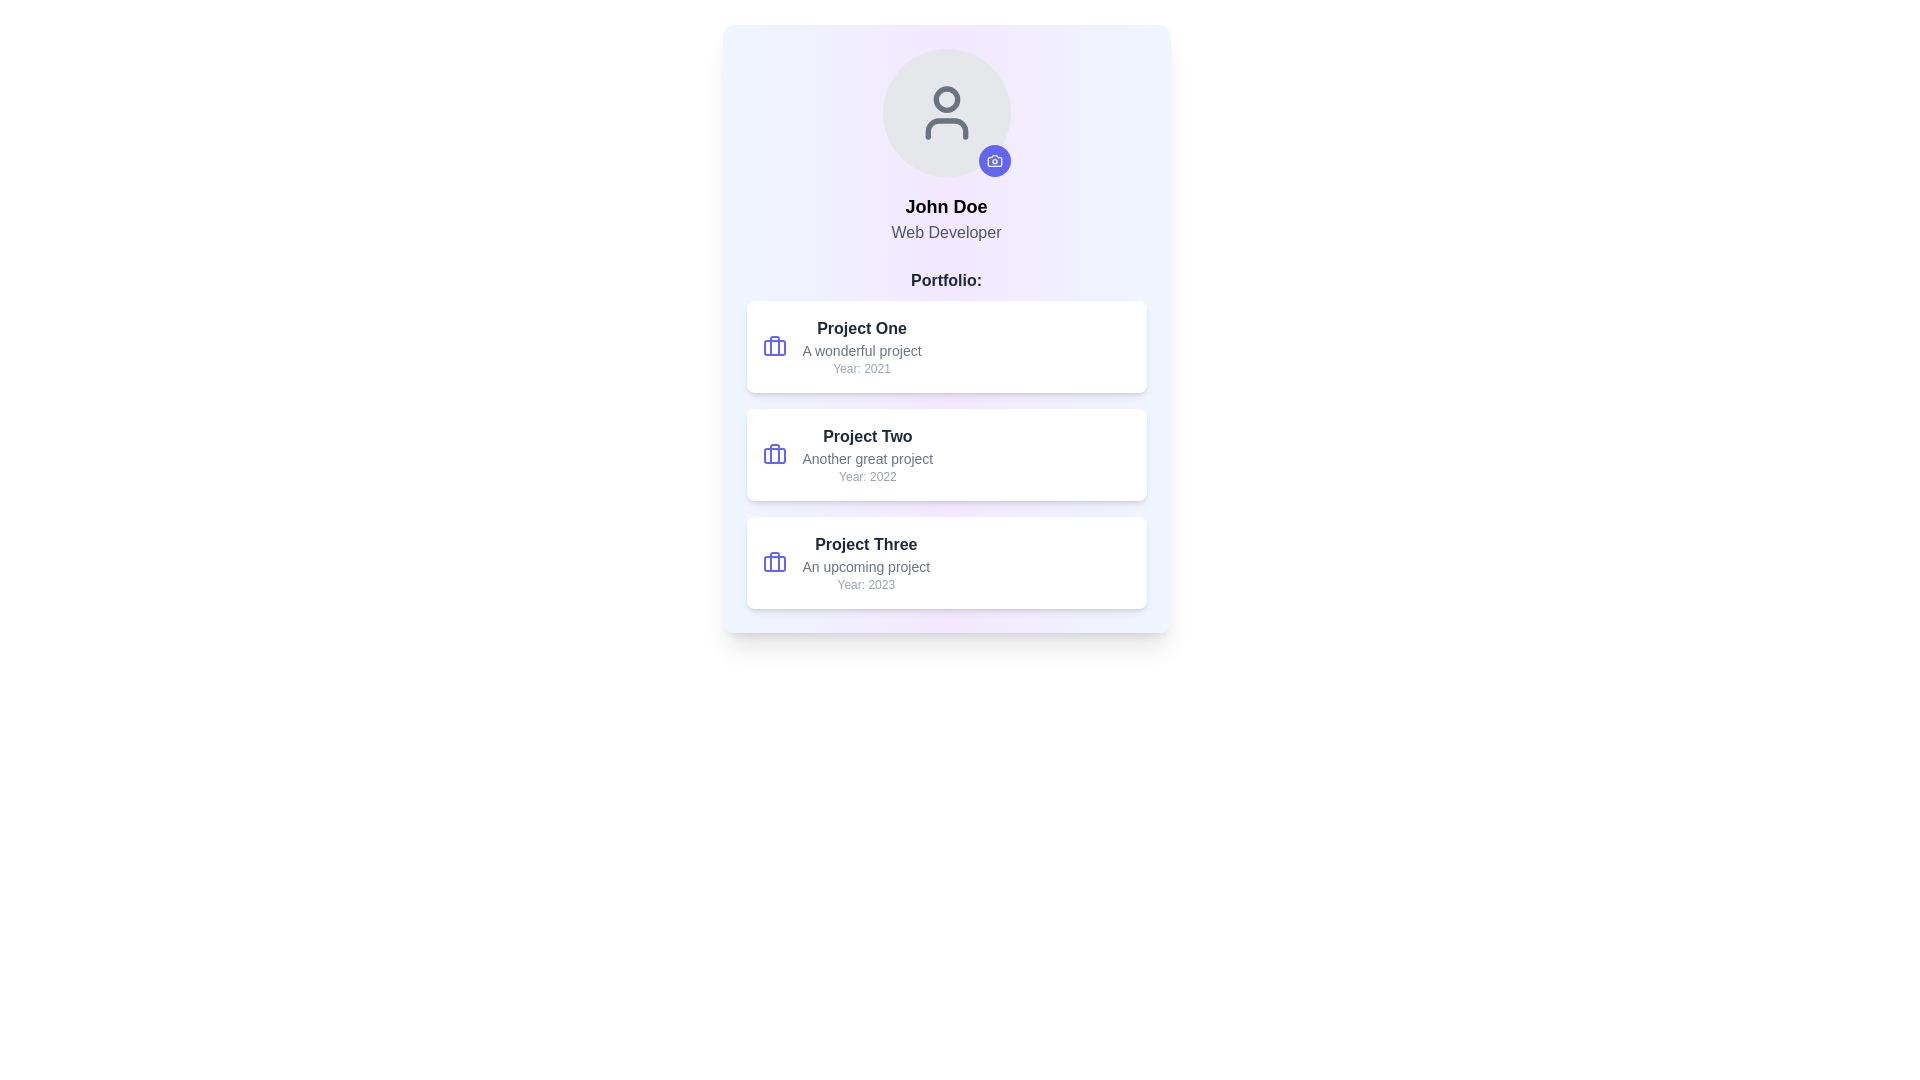 Image resolution: width=1920 pixels, height=1080 pixels. What do you see at coordinates (945, 563) in the screenshot?
I see `the Information card at the bottom of the vertical list that displays project details, including the title and description` at bounding box center [945, 563].